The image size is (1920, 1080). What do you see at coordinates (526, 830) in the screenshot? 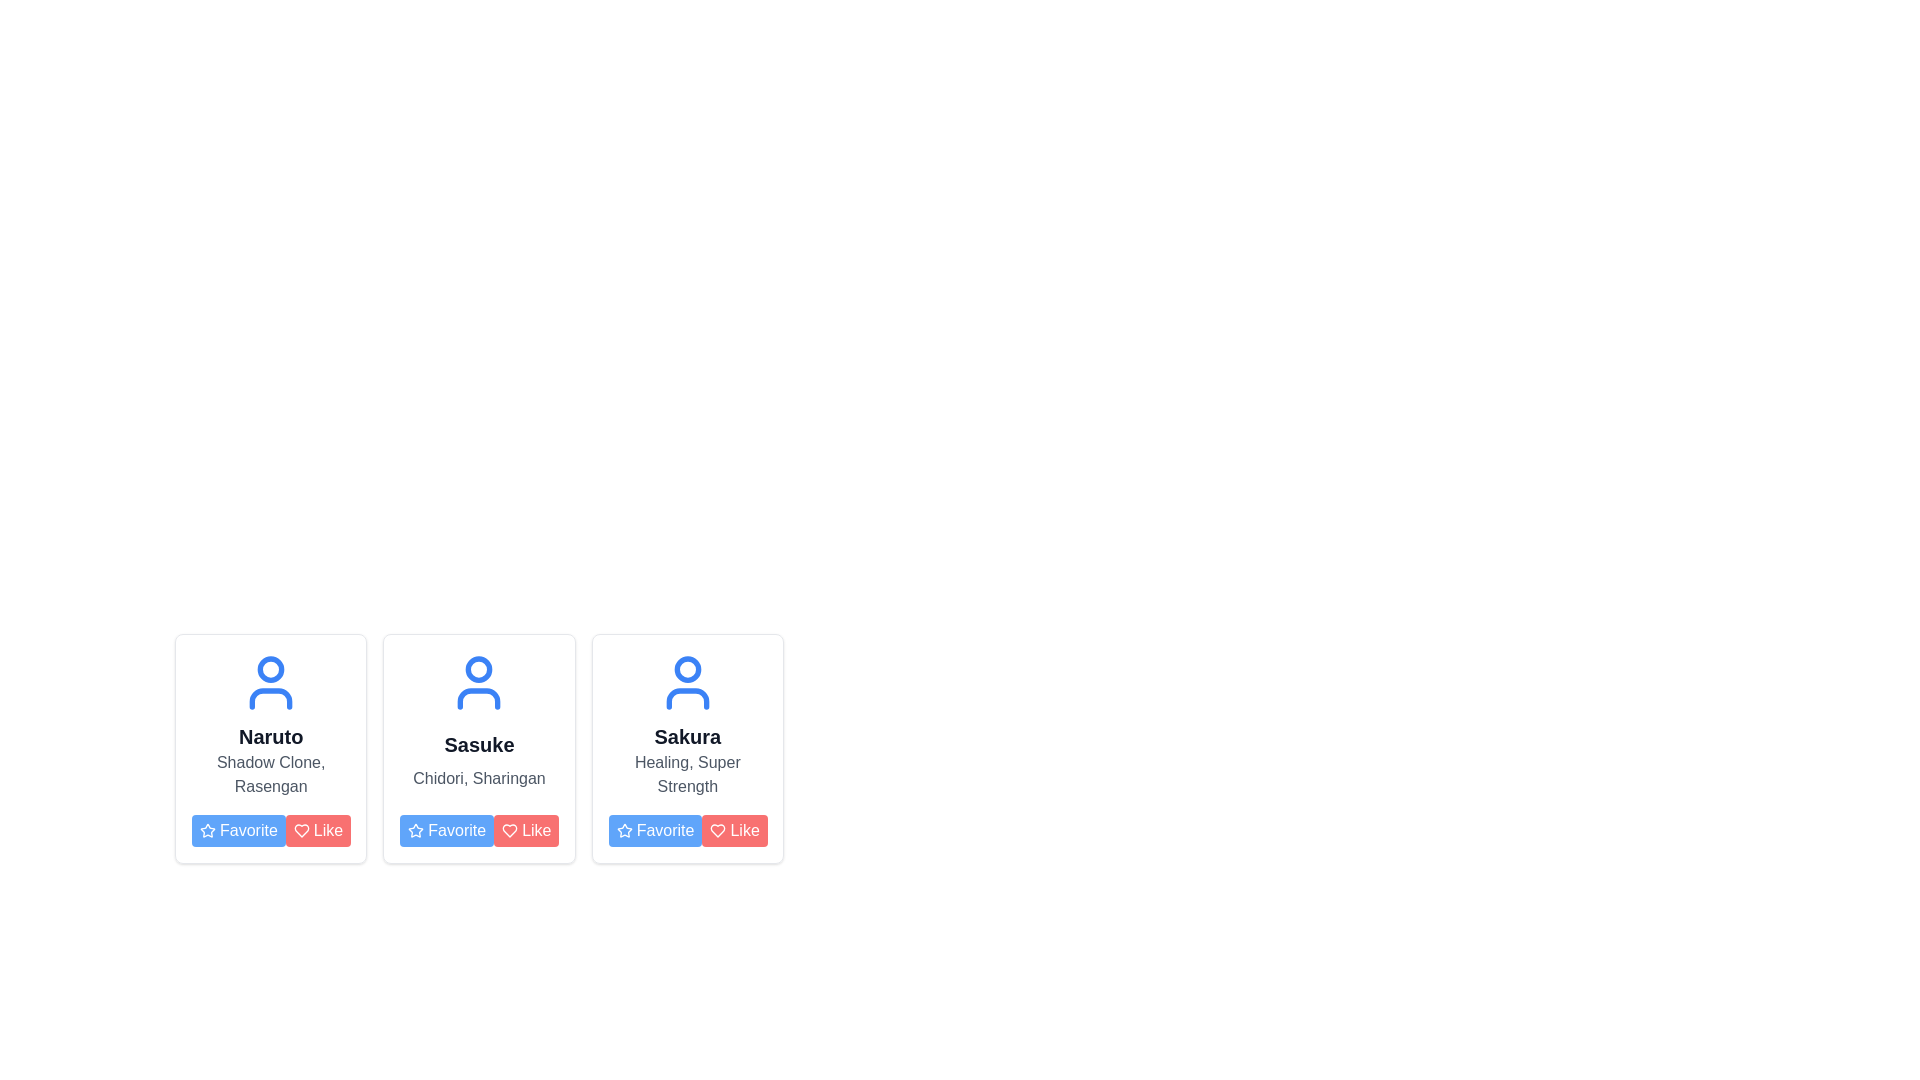
I see `the 'Like' button with a bright red background, which is located in the second card of a horizontal row` at bounding box center [526, 830].